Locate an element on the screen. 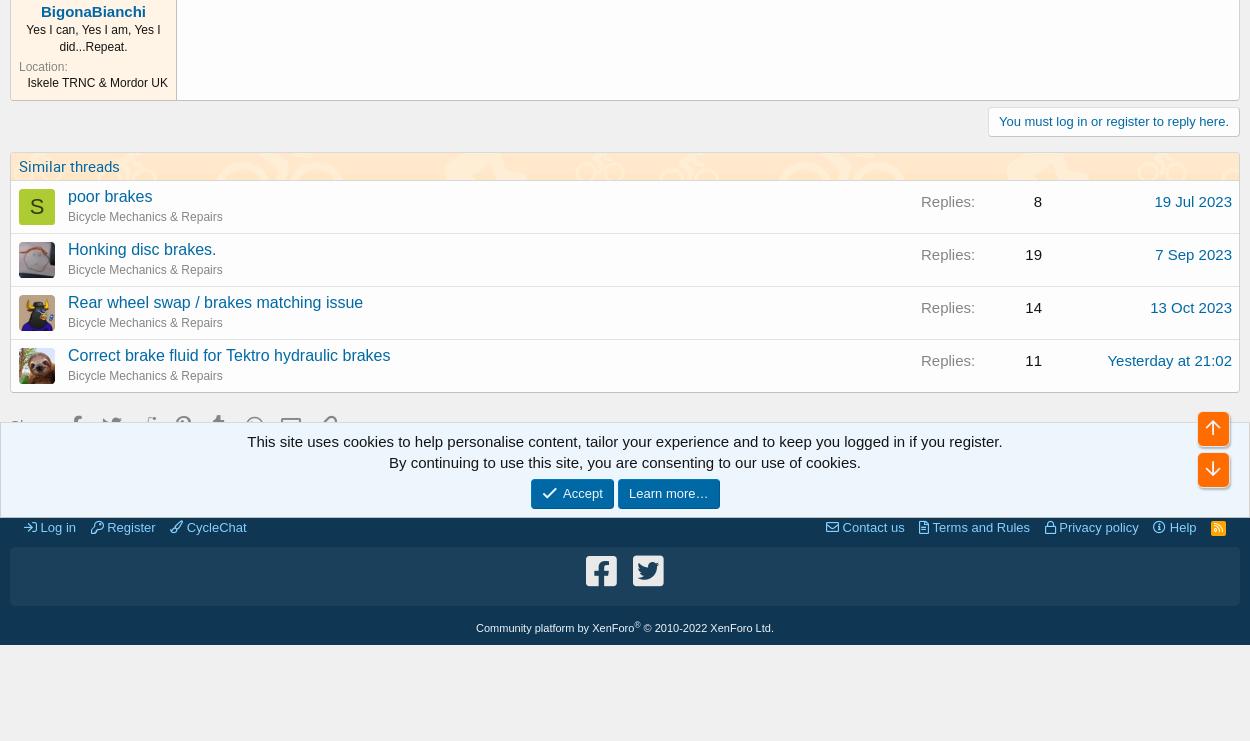  '7 Sep 2023' is located at coordinates (1192, 253).